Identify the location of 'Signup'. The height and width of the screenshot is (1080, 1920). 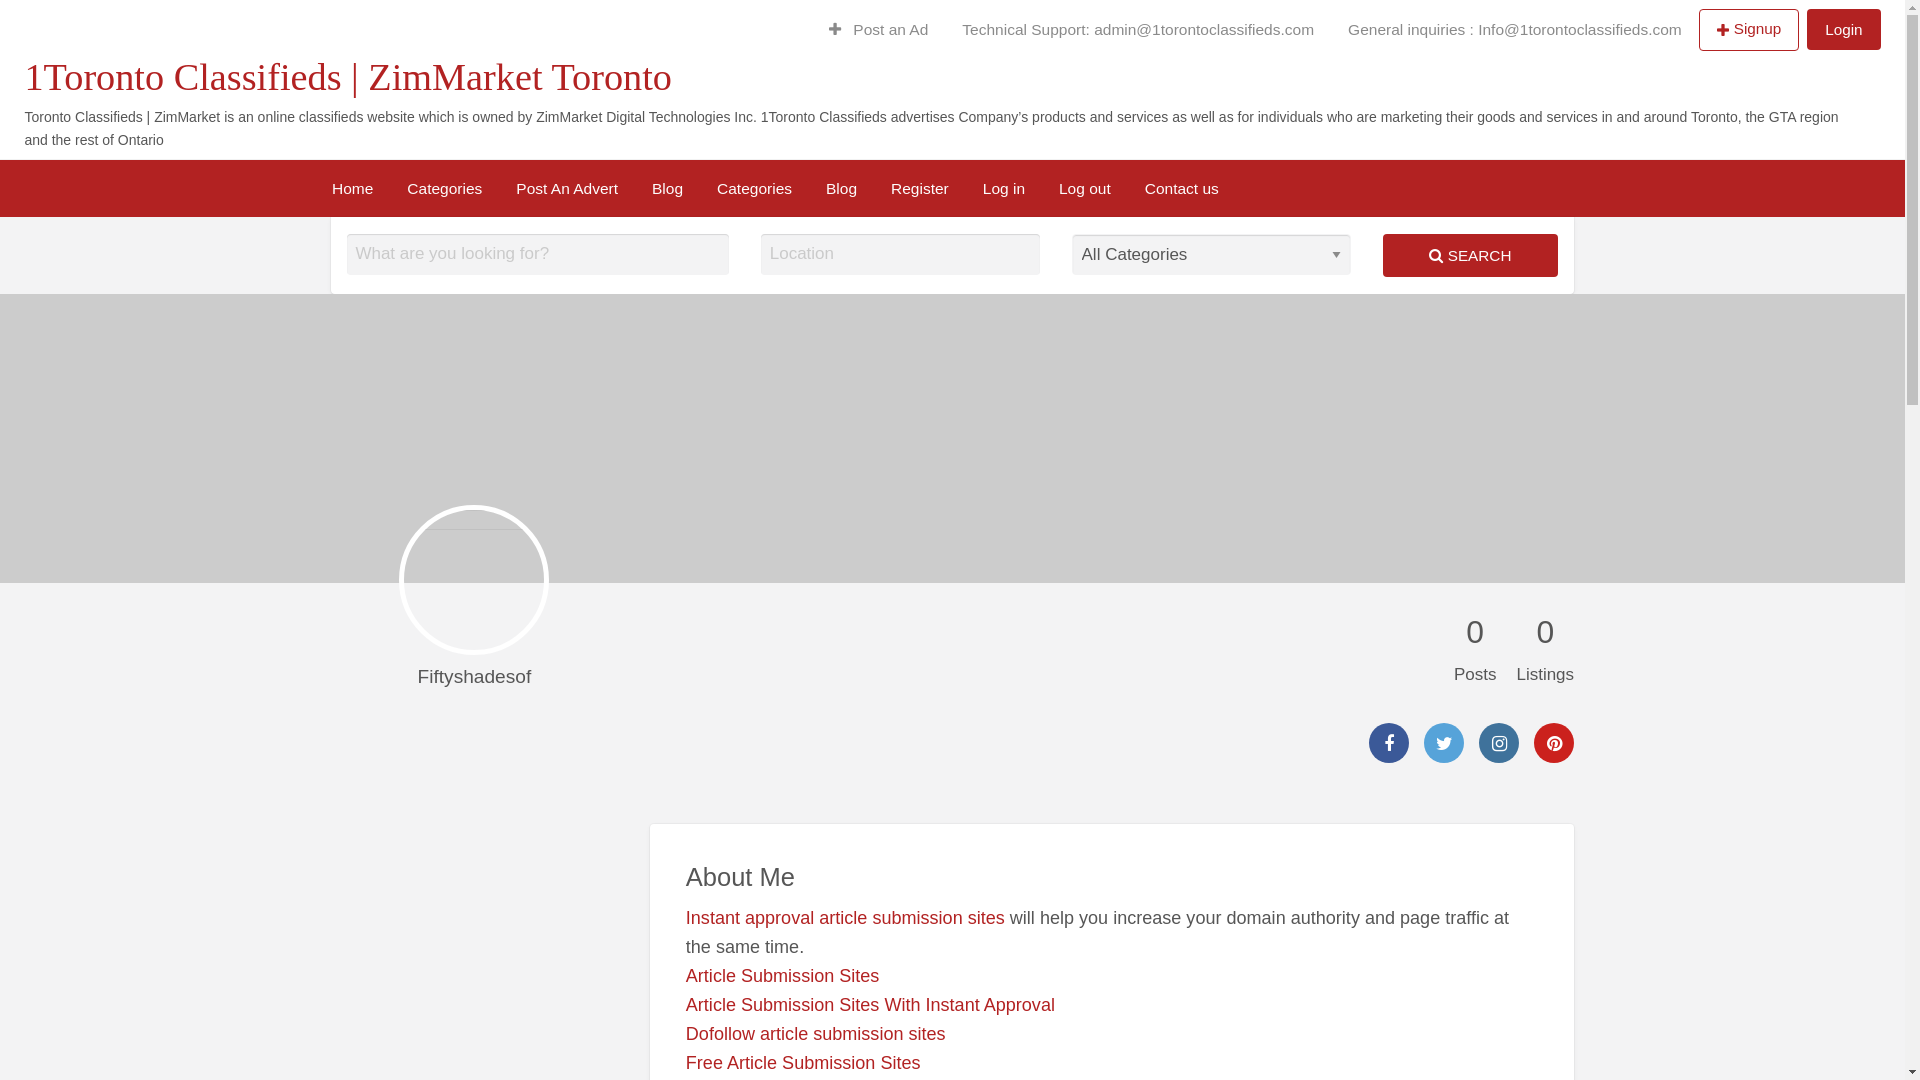
(1748, 29).